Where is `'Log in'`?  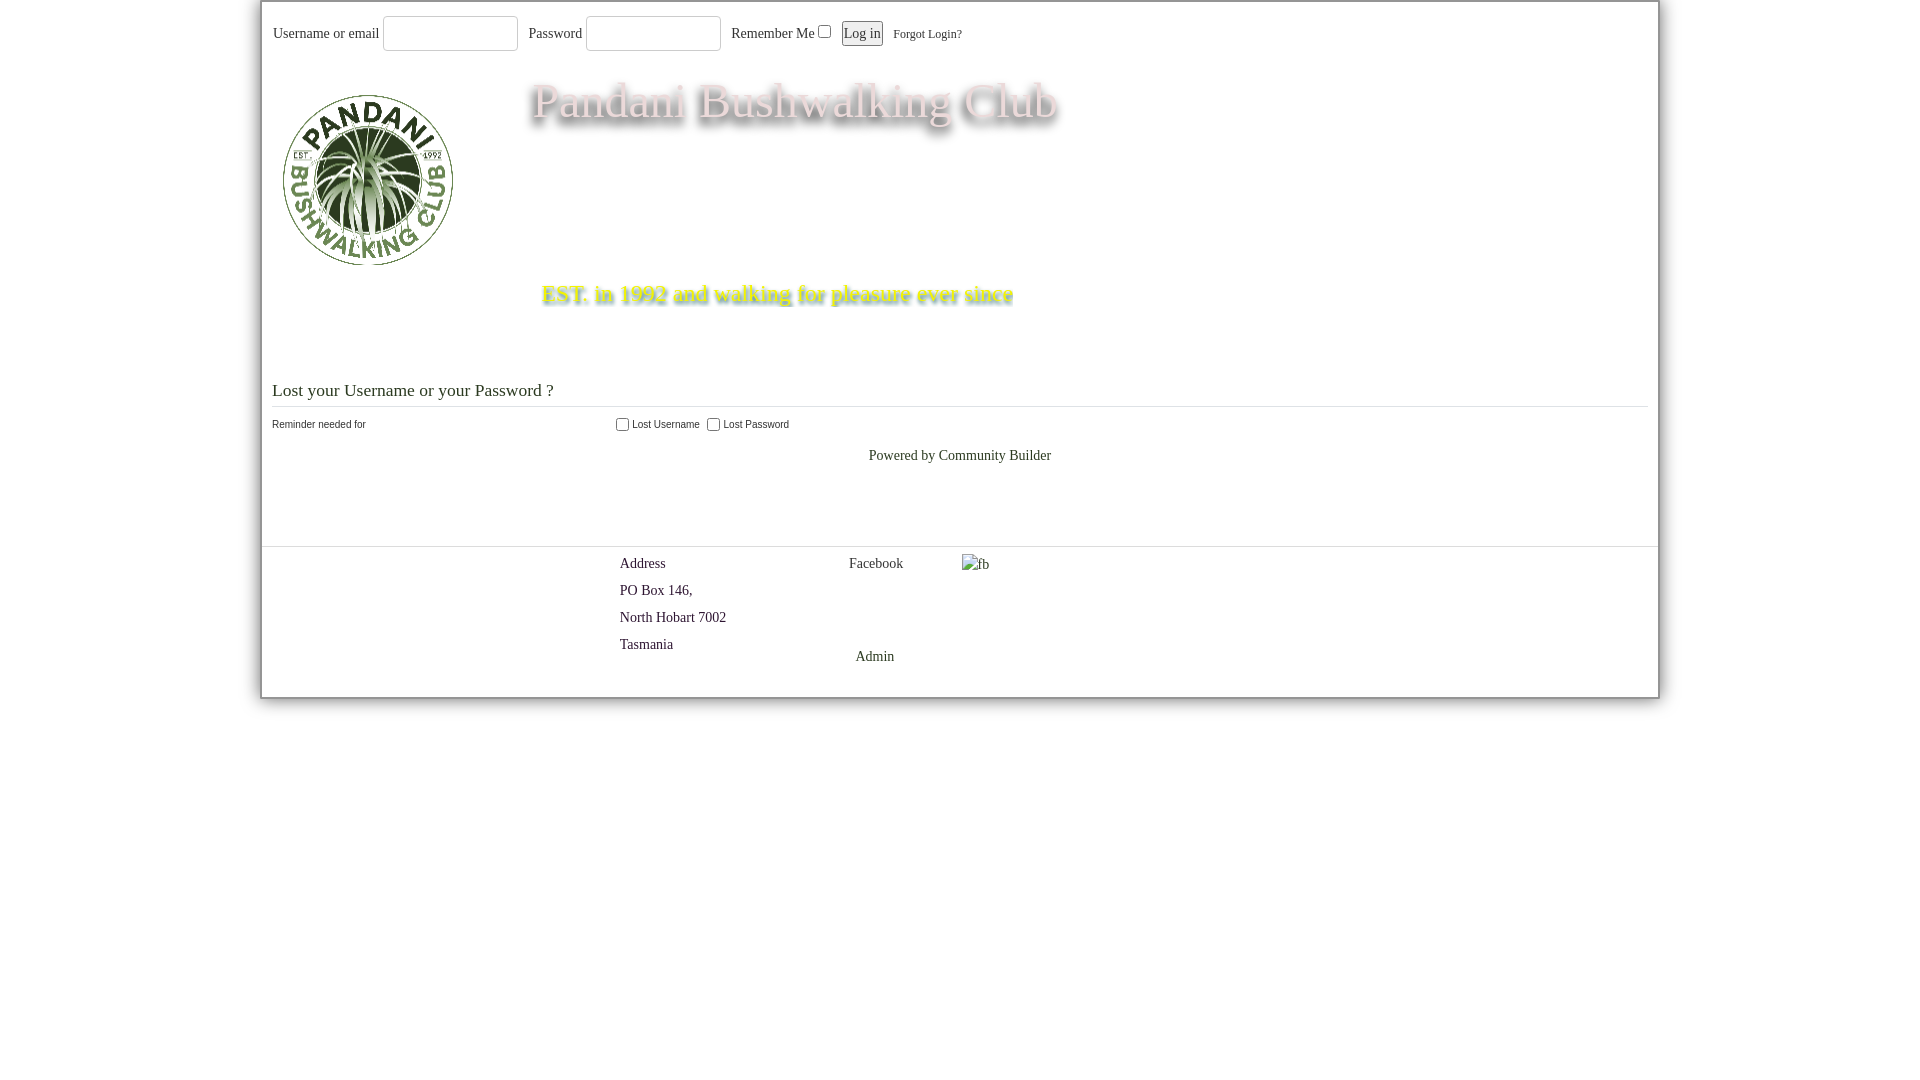 'Log in' is located at coordinates (862, 33).